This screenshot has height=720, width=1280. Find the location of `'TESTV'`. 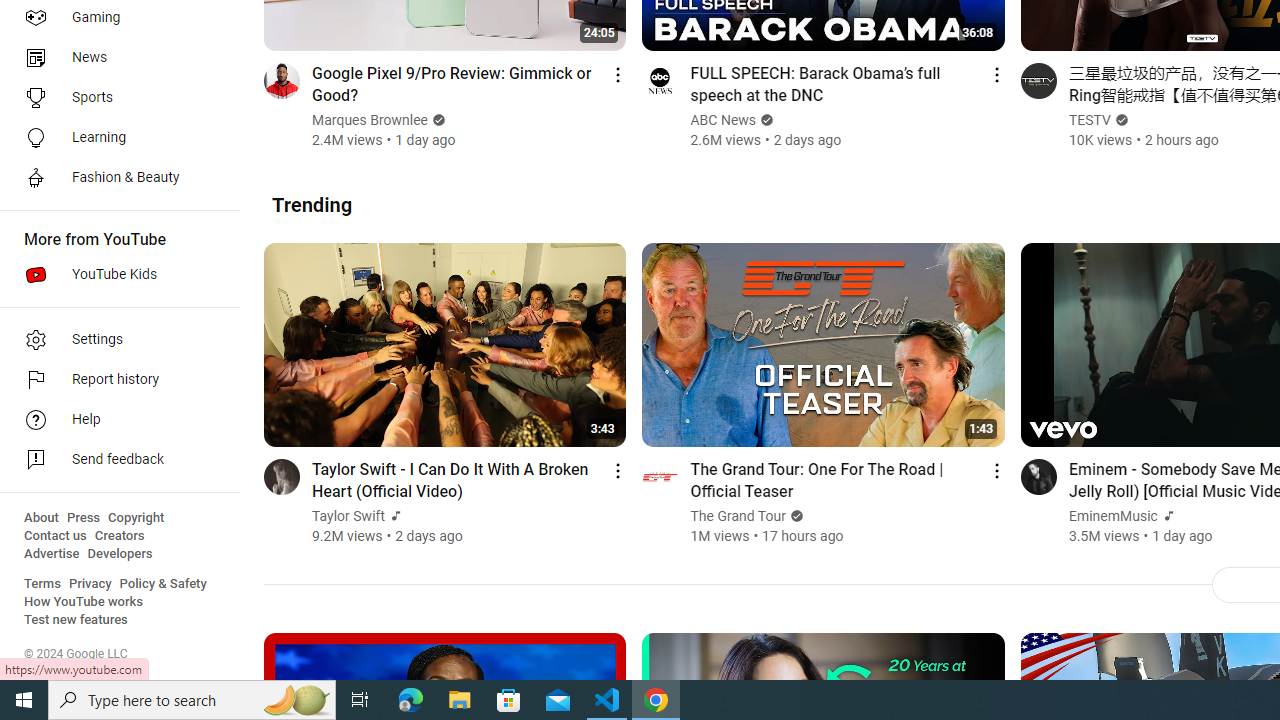

'TESTV' is located at coordinates (1089, 120).